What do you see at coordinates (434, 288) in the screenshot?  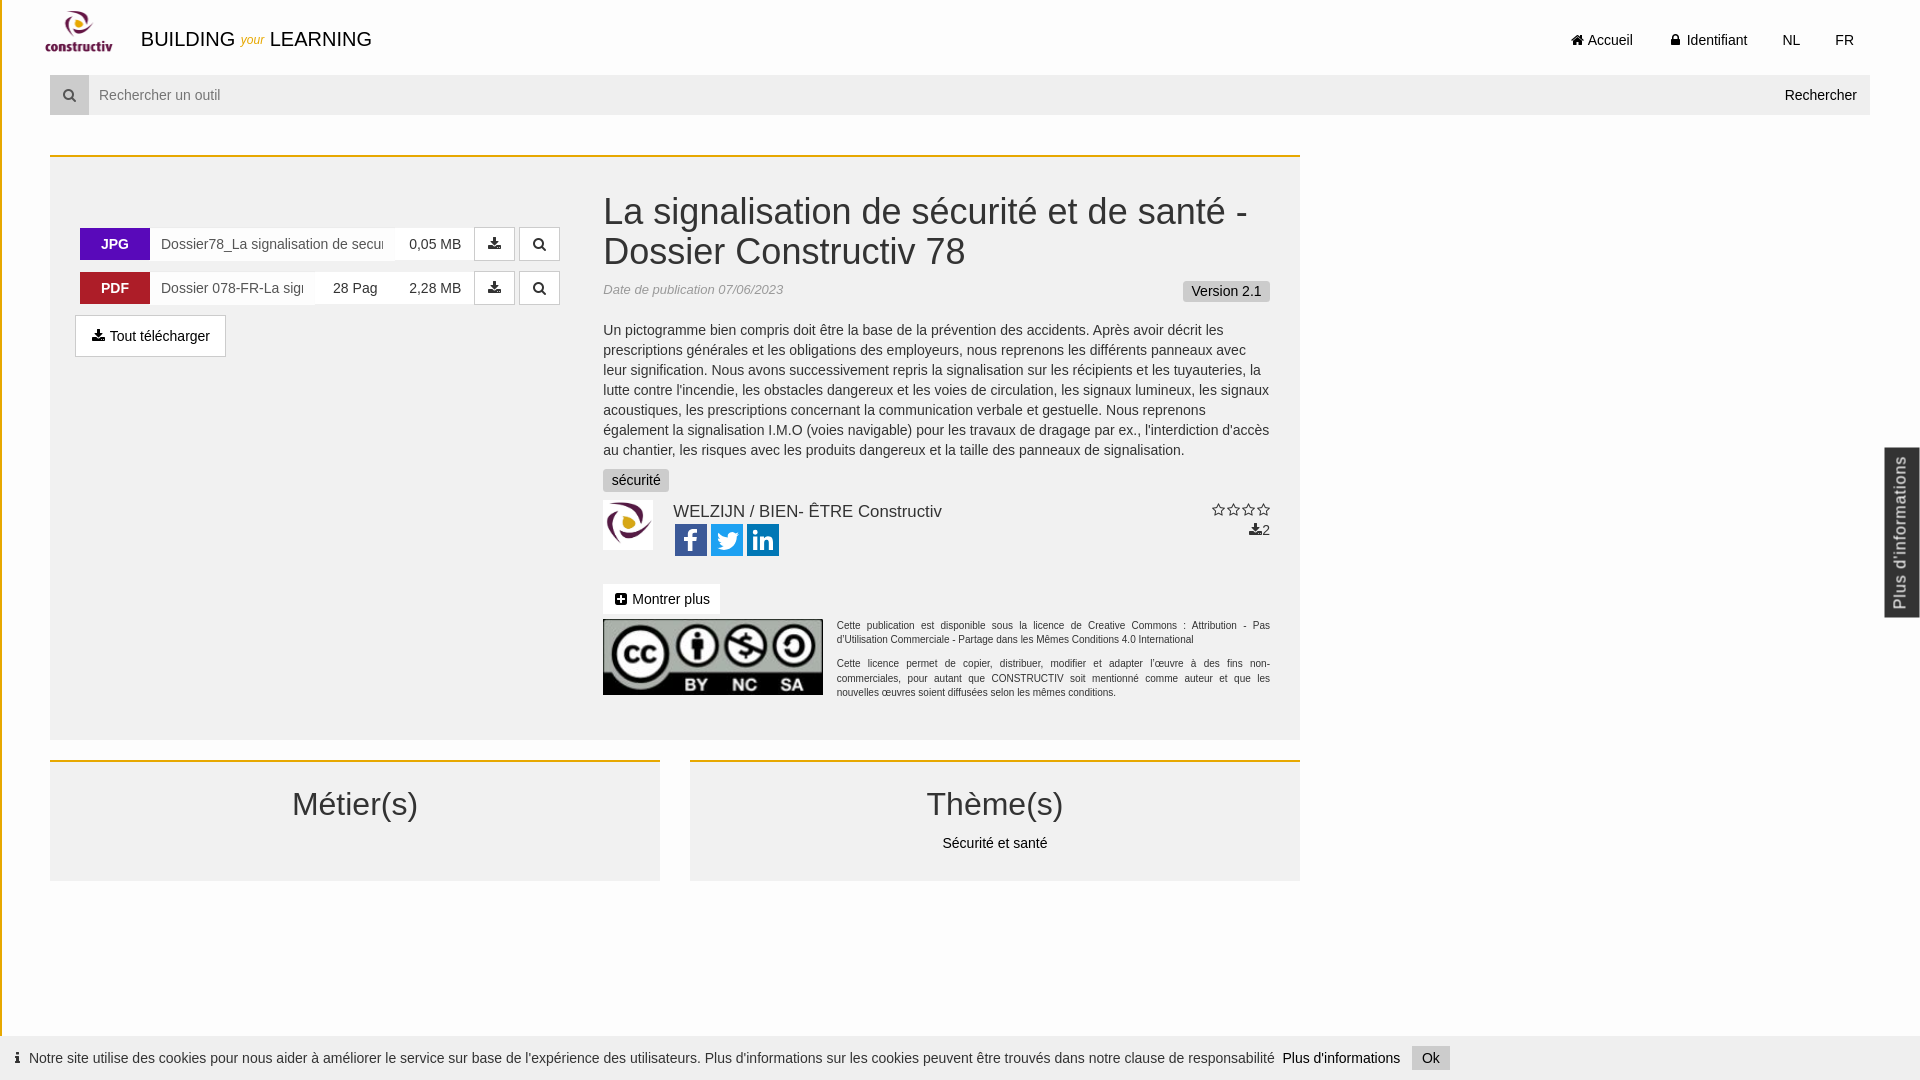 I see `'2,28 MB'` at bounding box center [434, 288].